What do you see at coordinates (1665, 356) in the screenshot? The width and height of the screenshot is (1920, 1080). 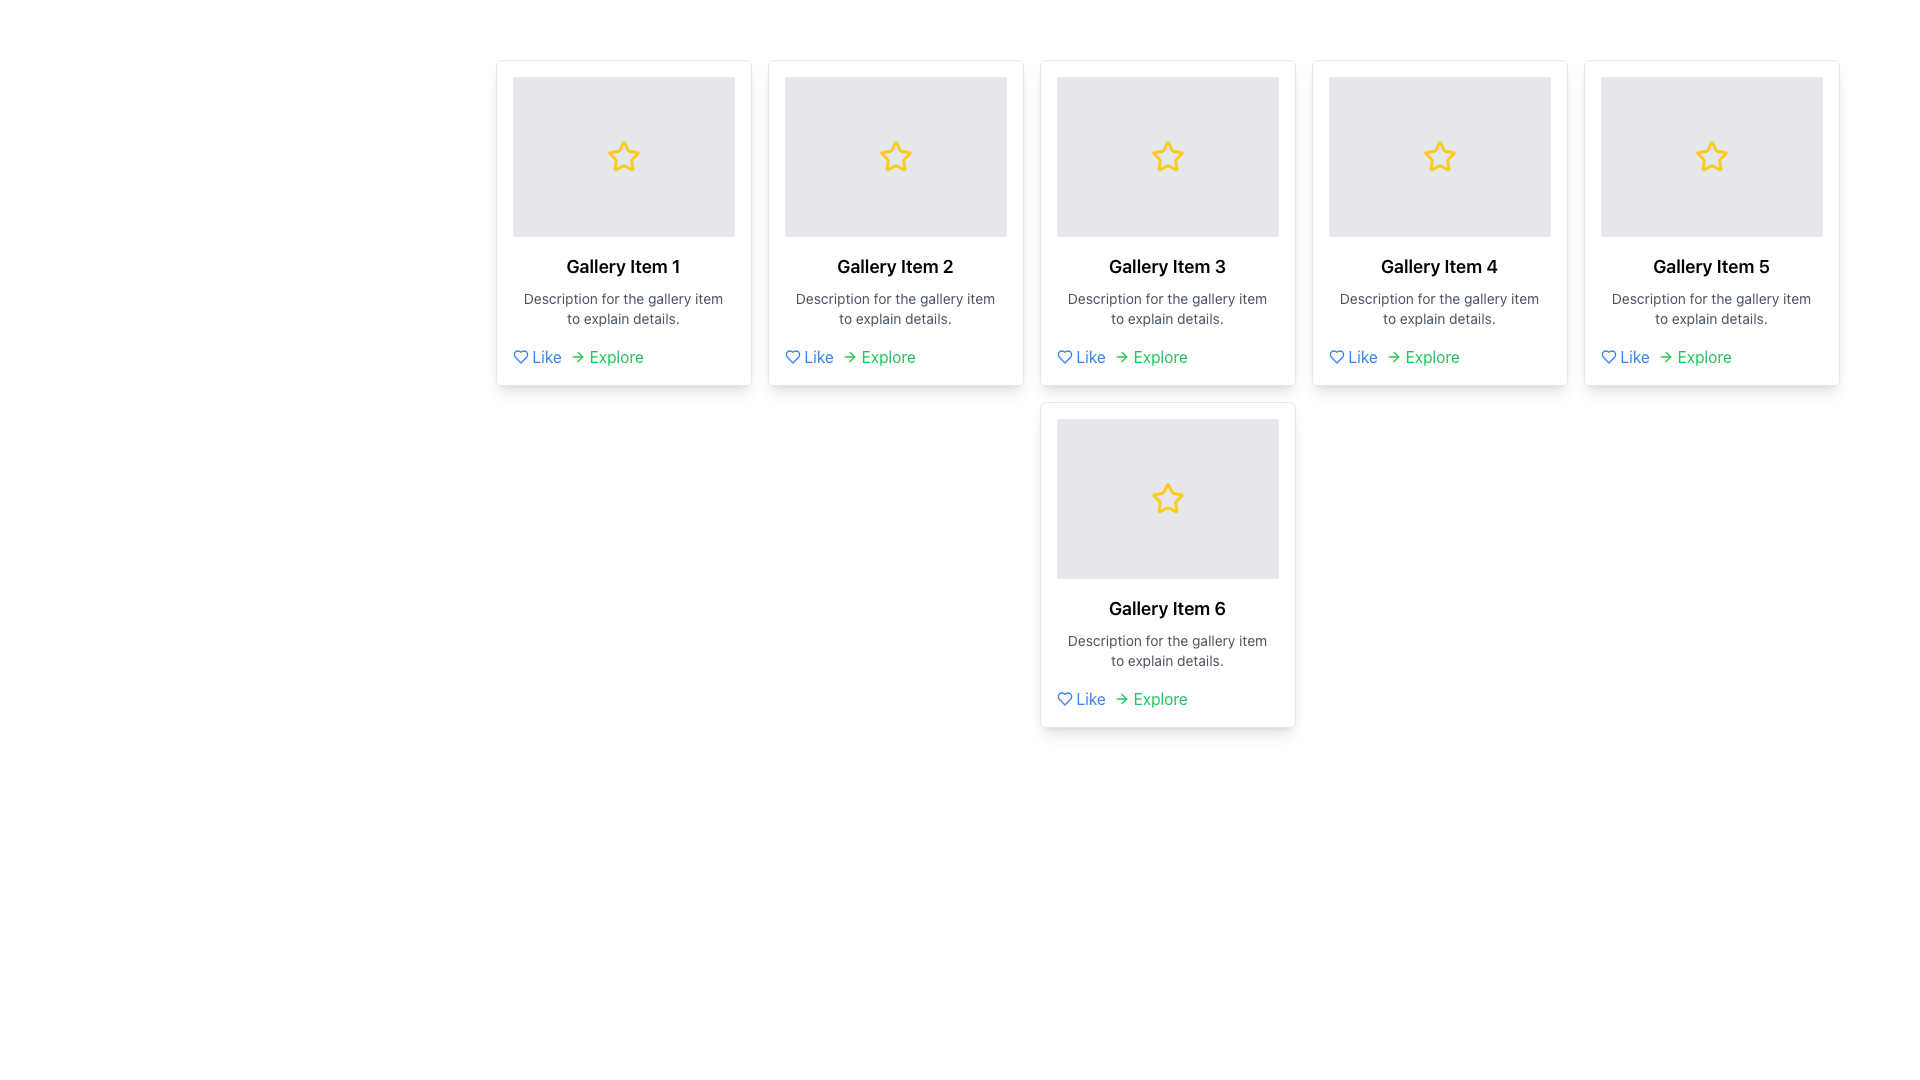 I see `the arrow icon located to the right of the 'Explore' link in the fifth gallery item labeled 'Gallery Item 5'` at bounding box center [1665, 356].